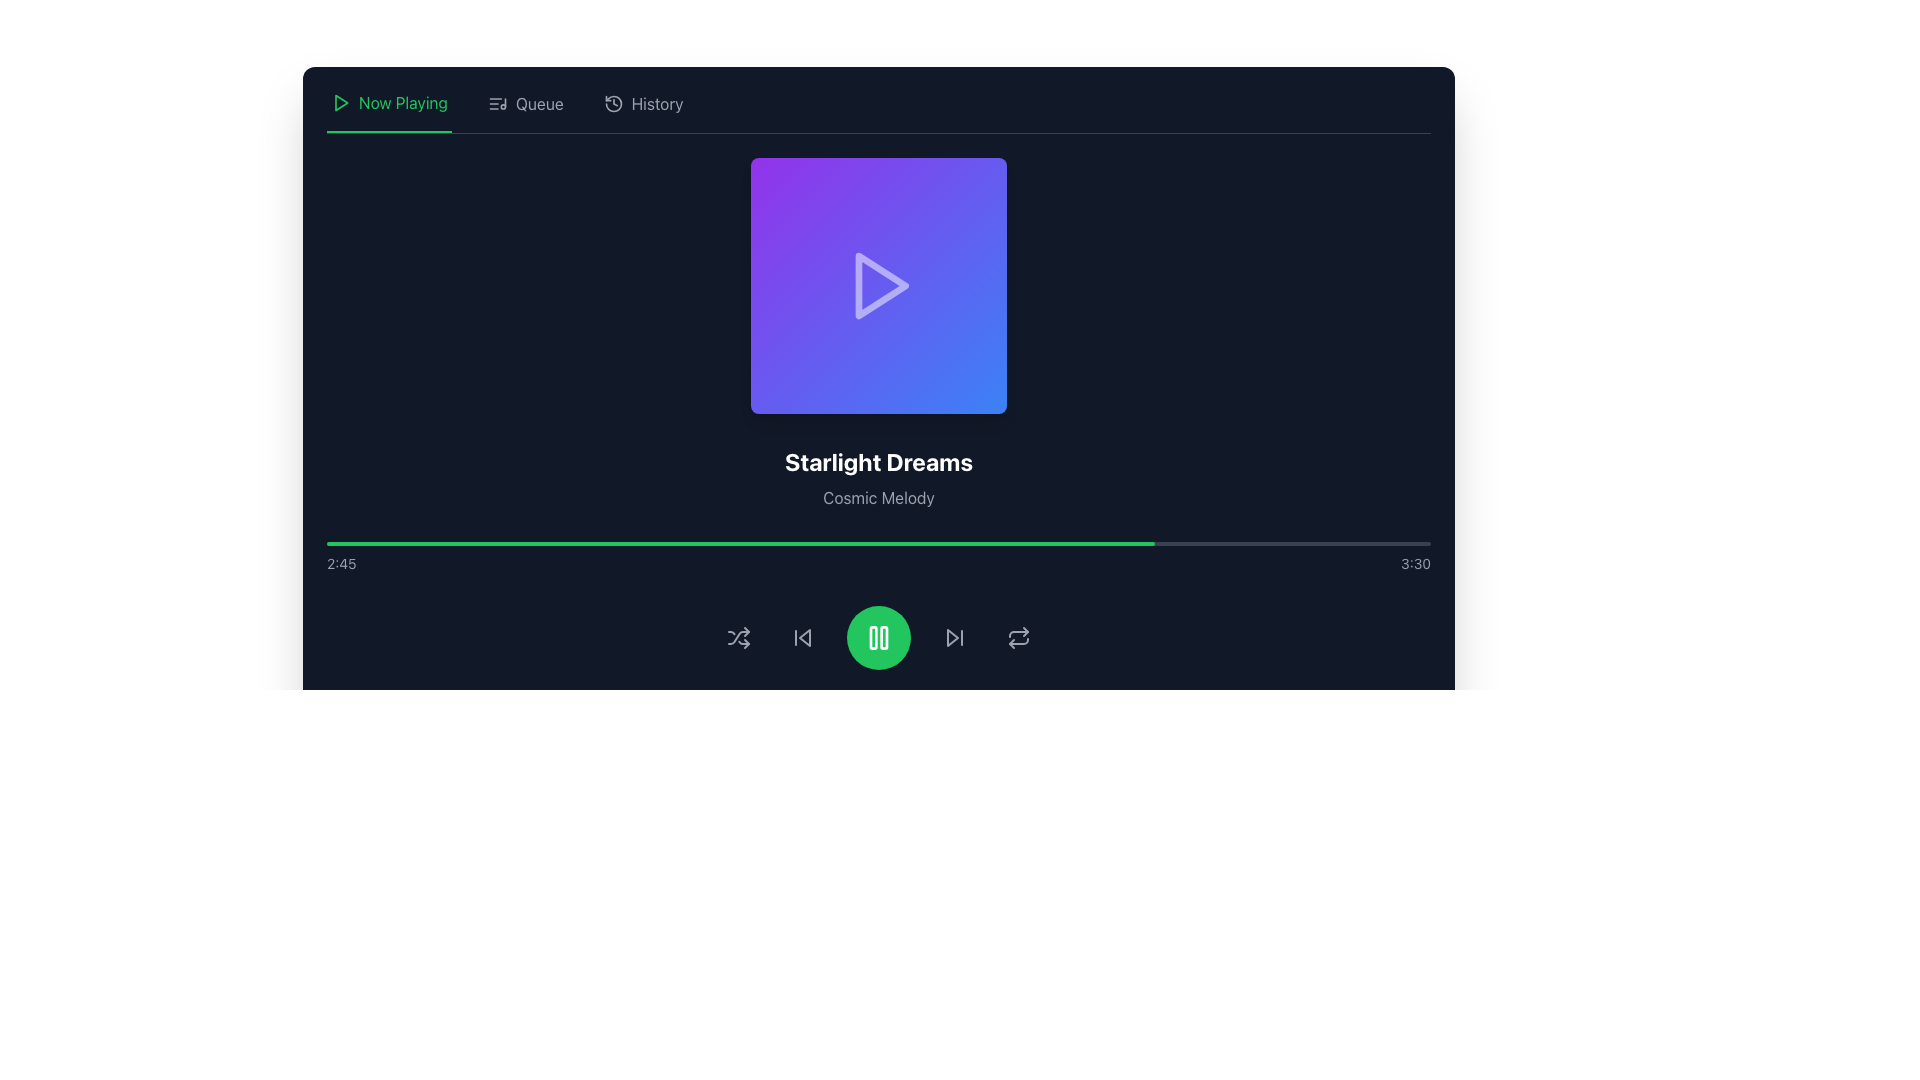 This screenshot has width=1920, height=1080. I want to click on the fast-forward button with a gray icon on a dark background, located to the right of the green play/pause button, to skip to the next item, so click(954, 637).